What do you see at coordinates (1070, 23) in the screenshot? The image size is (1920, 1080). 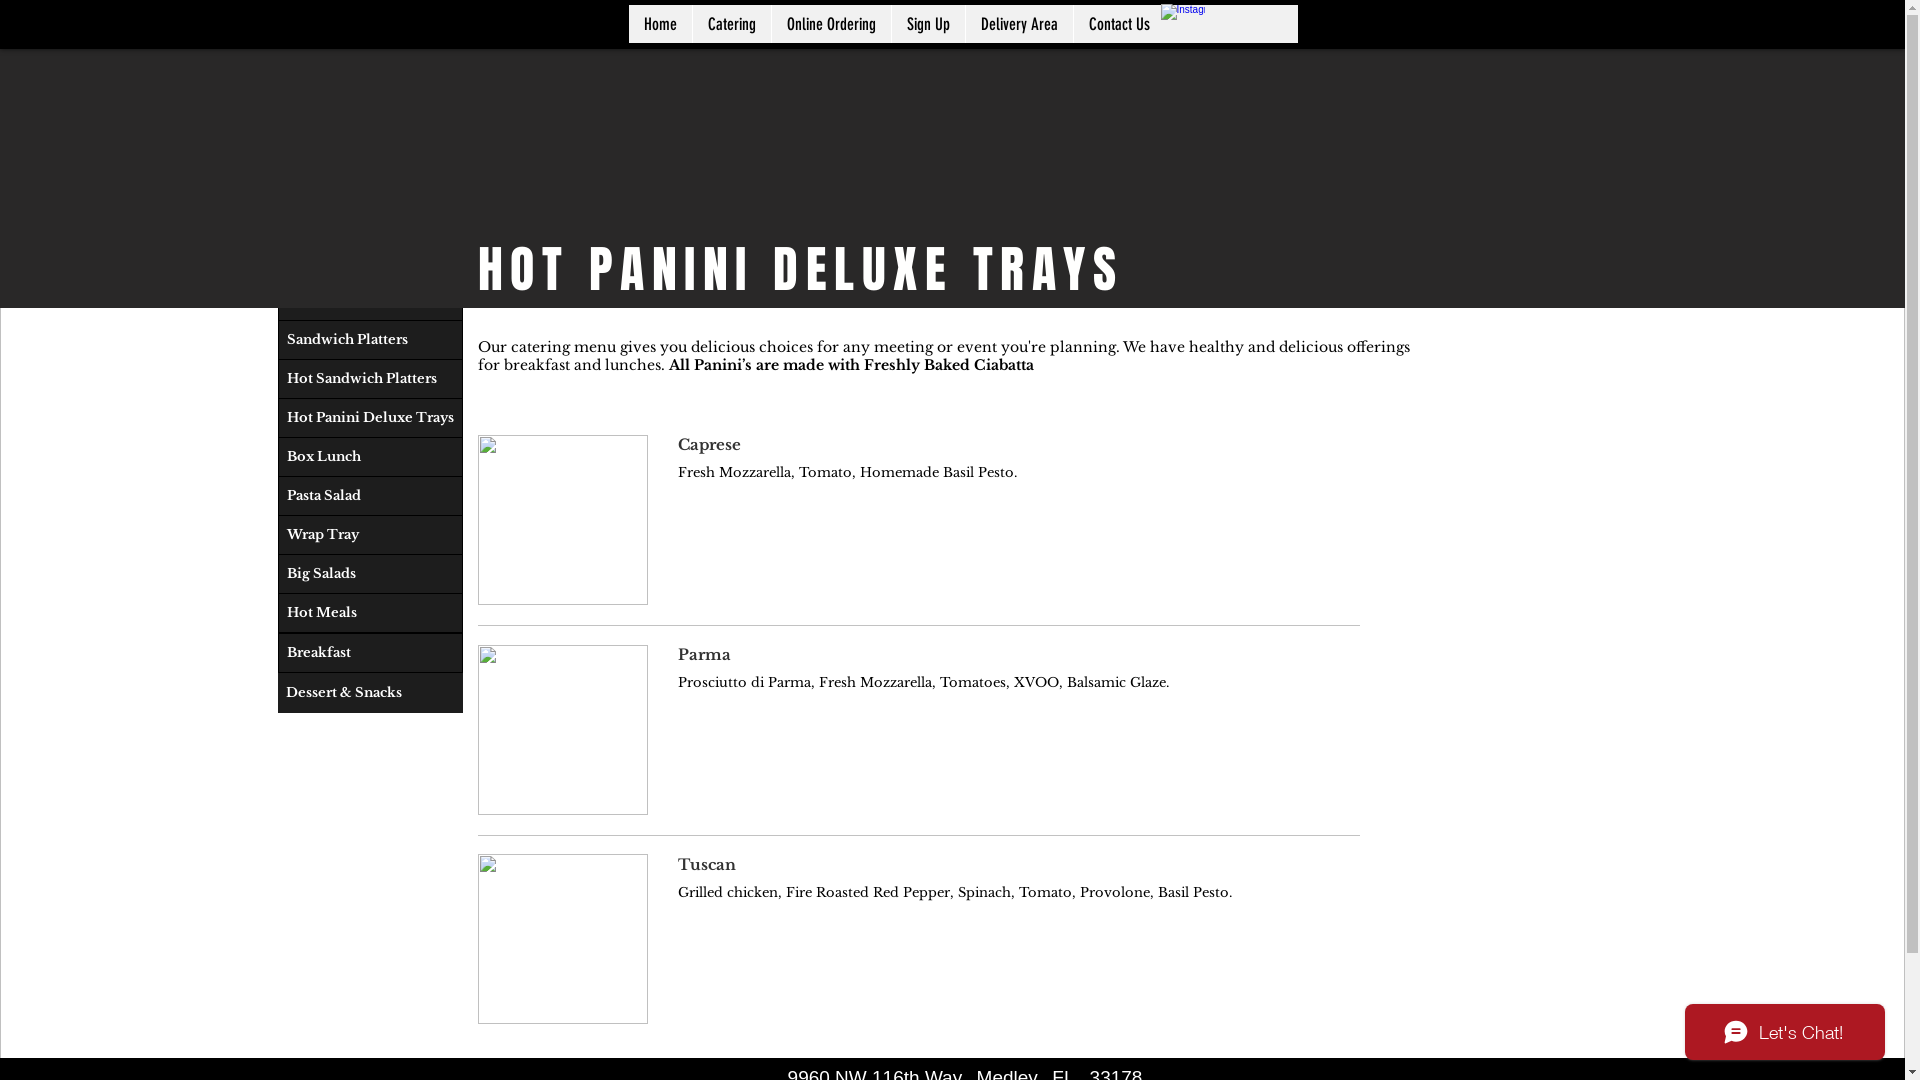 I see `'Contact Us'` at bounding box center [1070, 23].